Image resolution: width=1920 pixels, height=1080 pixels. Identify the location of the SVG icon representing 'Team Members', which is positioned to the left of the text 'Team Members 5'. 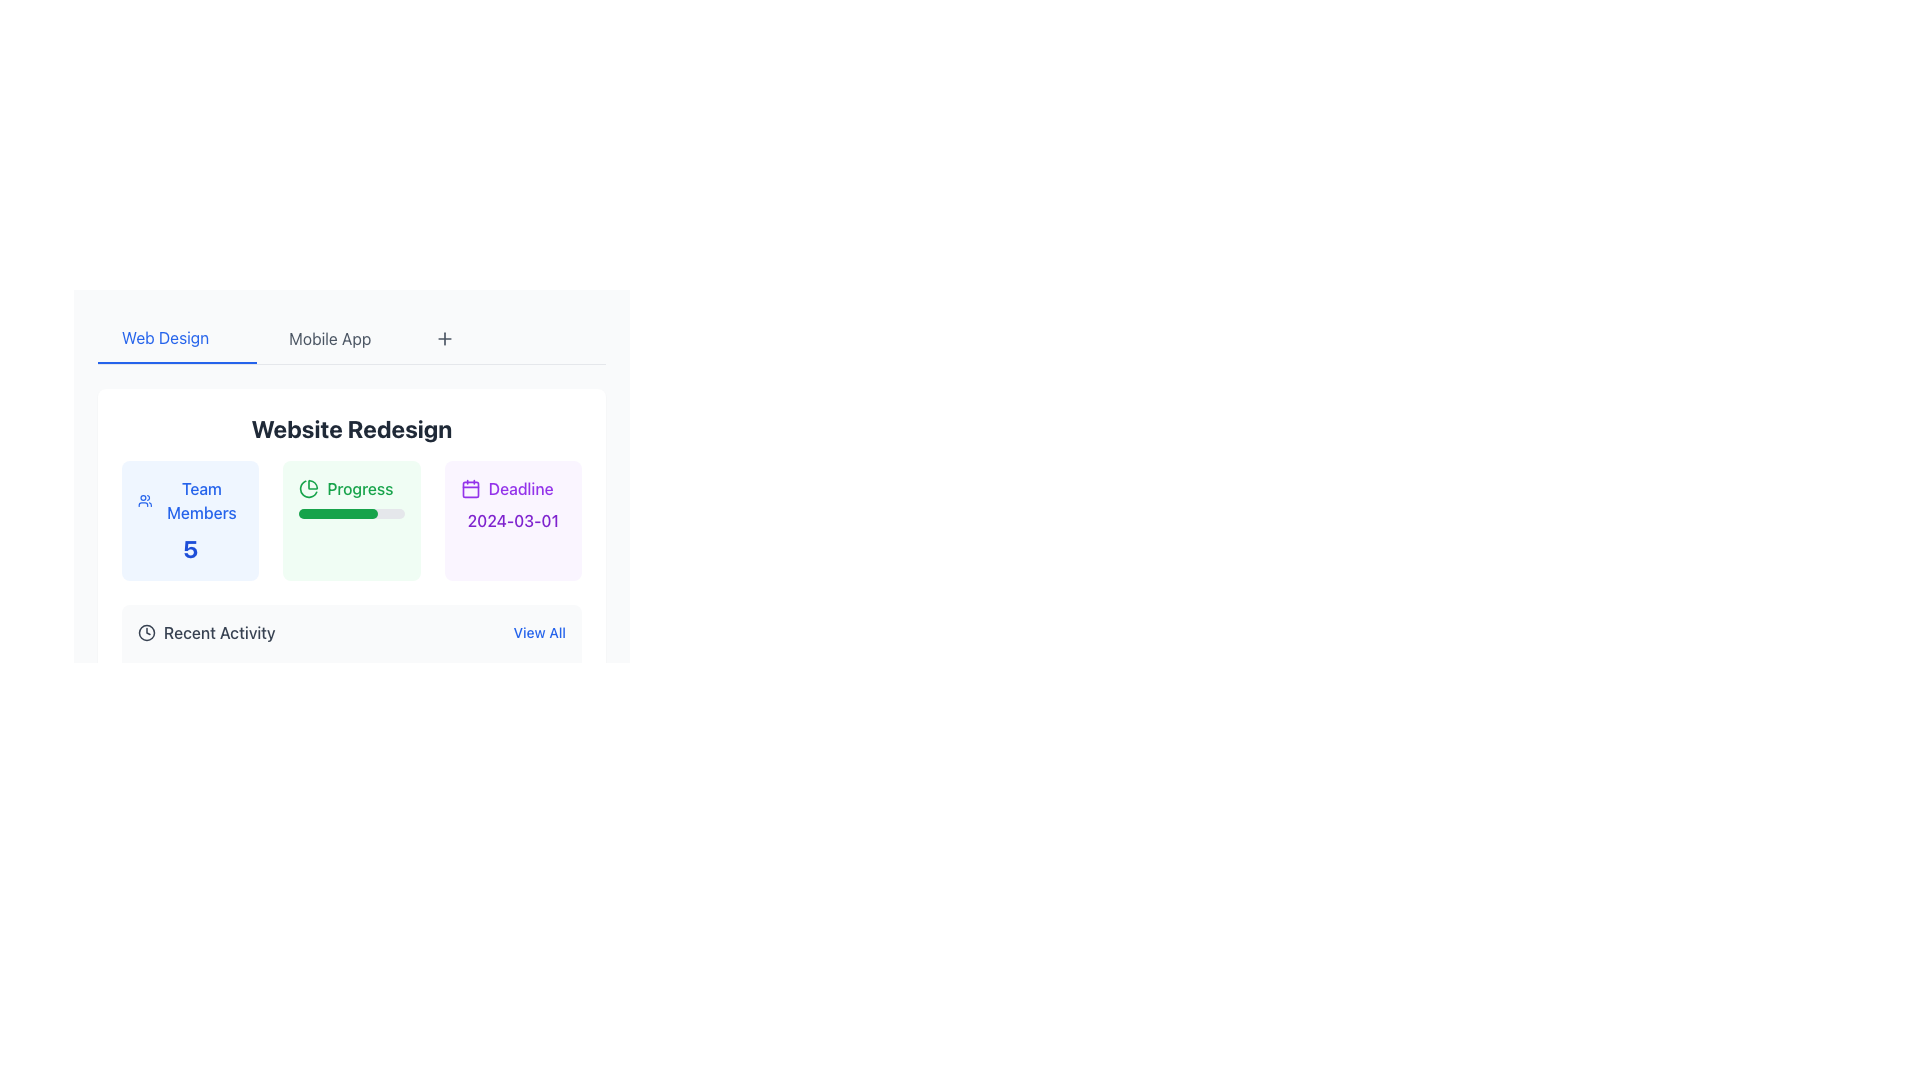
(144, 500).